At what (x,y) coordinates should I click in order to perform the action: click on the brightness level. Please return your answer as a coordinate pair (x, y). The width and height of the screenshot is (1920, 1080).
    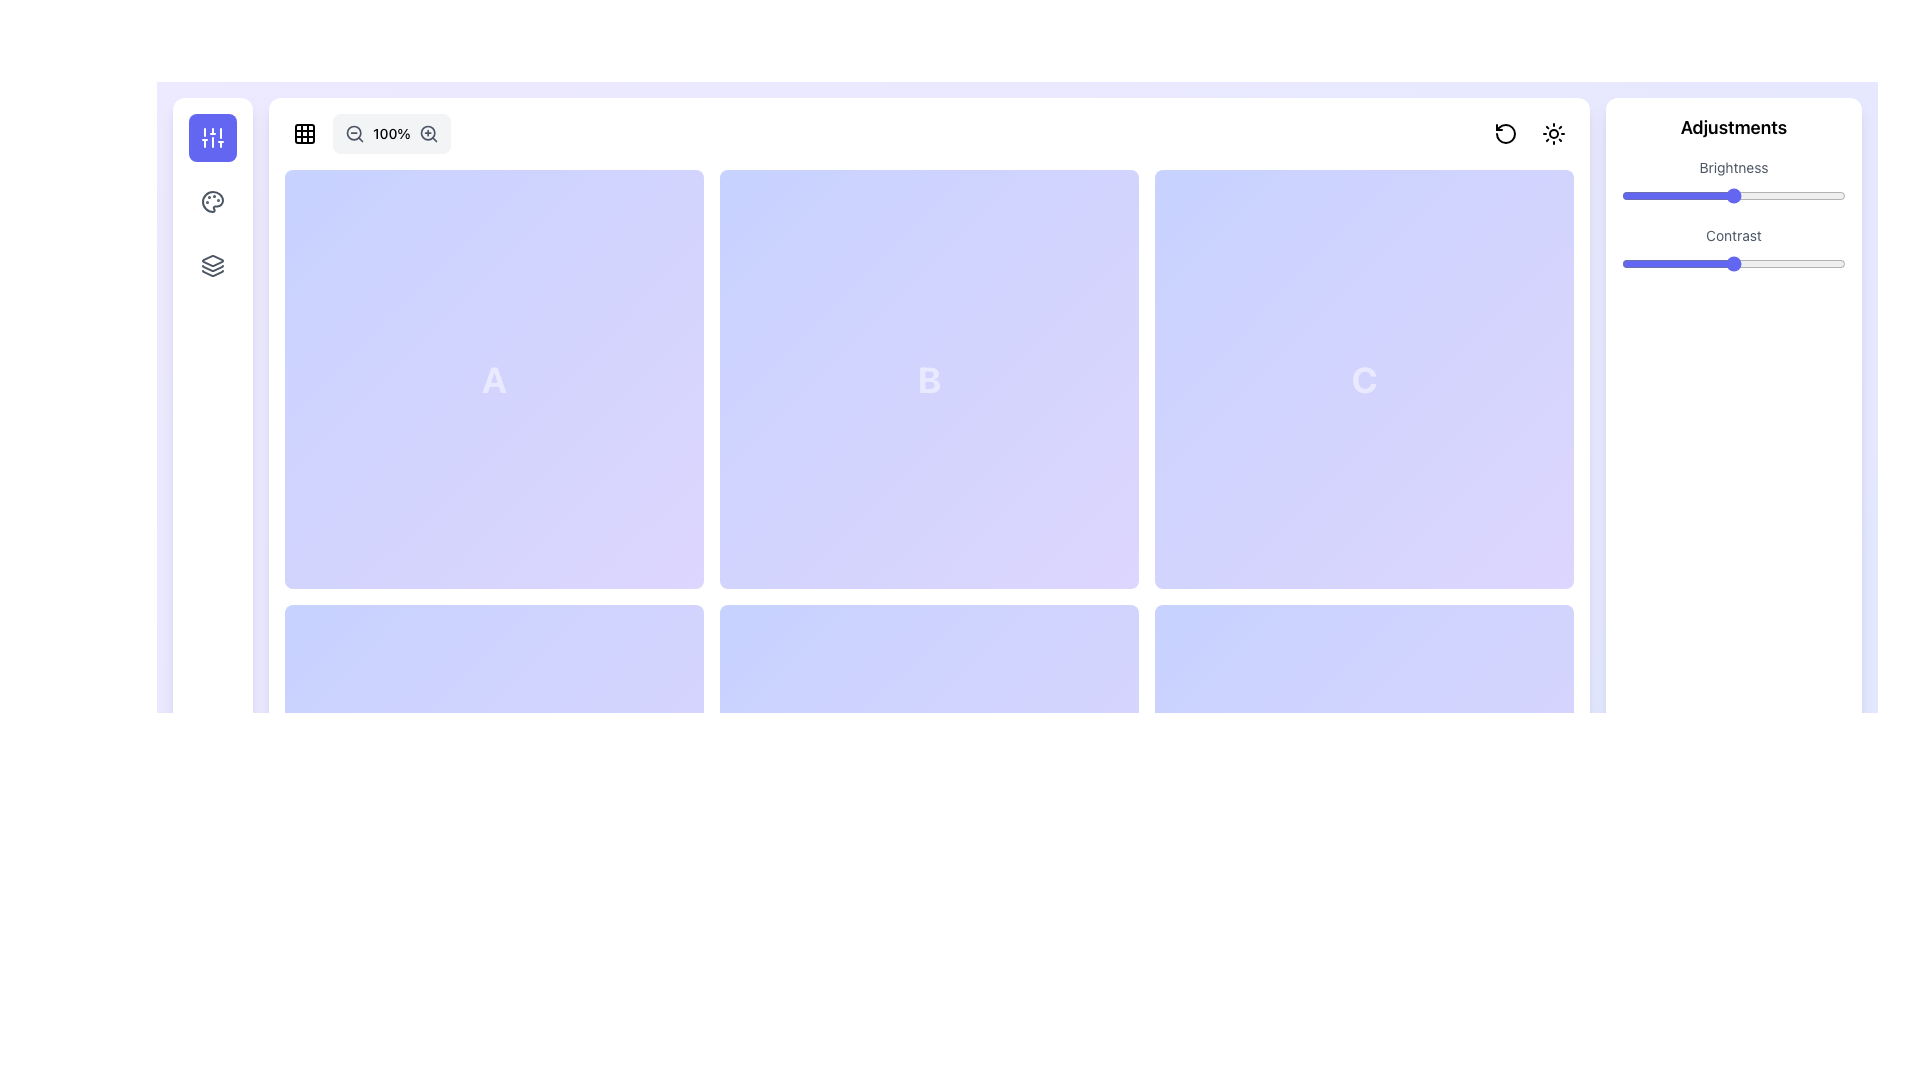
    Looking at the image, I should click on (1828, 196).